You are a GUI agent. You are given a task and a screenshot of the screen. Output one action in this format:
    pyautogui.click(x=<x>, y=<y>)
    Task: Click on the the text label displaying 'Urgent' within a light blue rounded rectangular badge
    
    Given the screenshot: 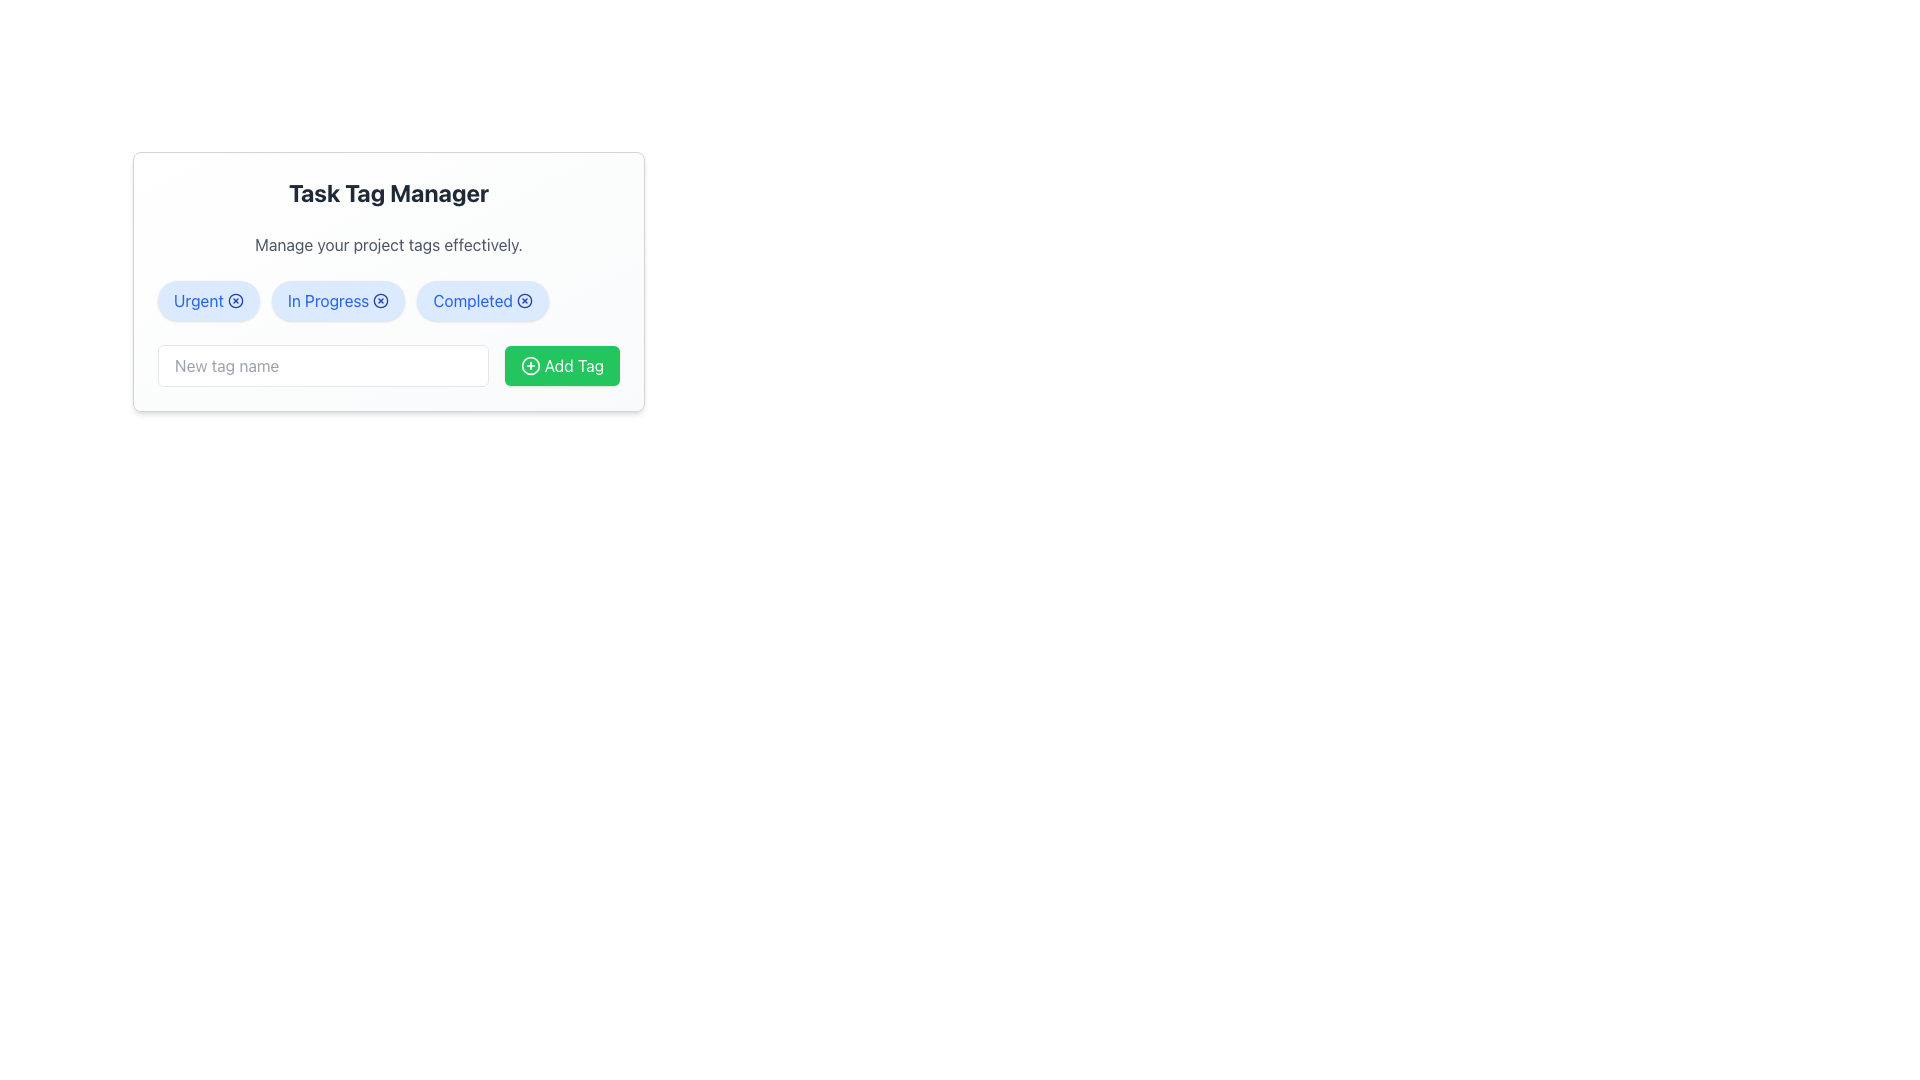 What is the action you would take?
    pyautogui.click(x=198, y=300)
    